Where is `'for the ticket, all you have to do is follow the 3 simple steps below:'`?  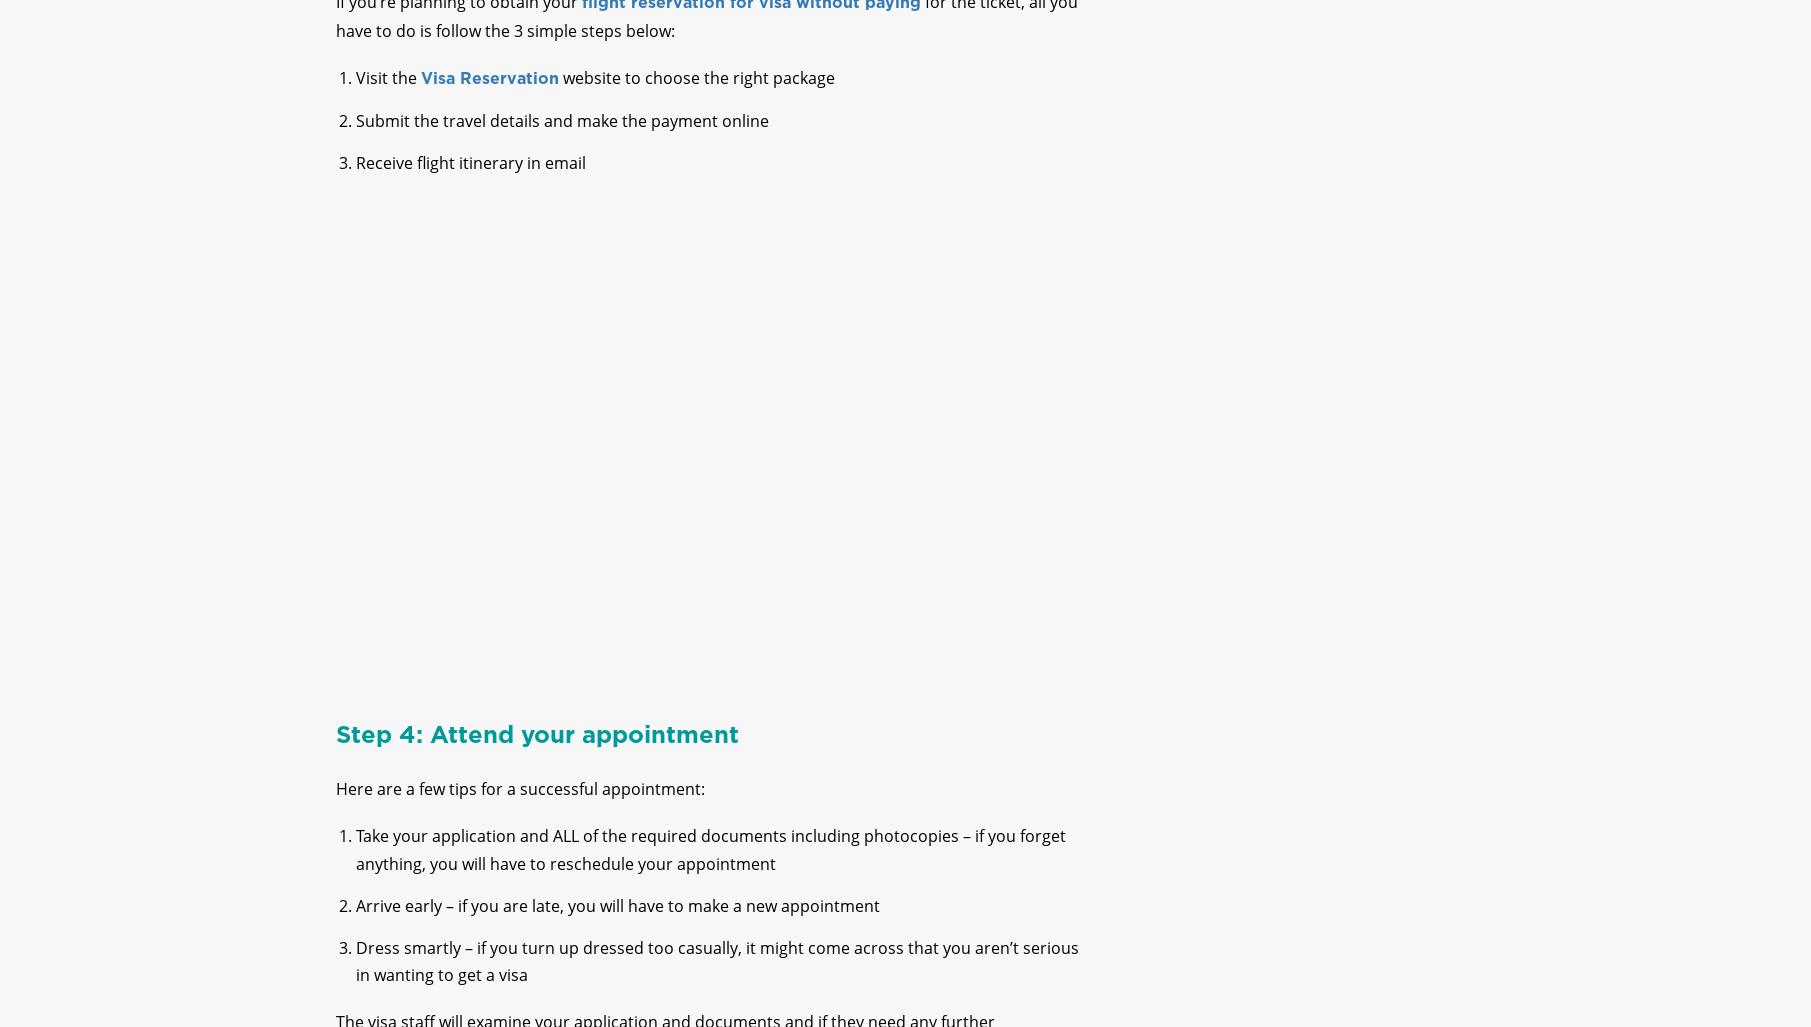 'for the ticket, all you have to do is follow the 3 simple steps below:' is located at coordinates (334, 32).